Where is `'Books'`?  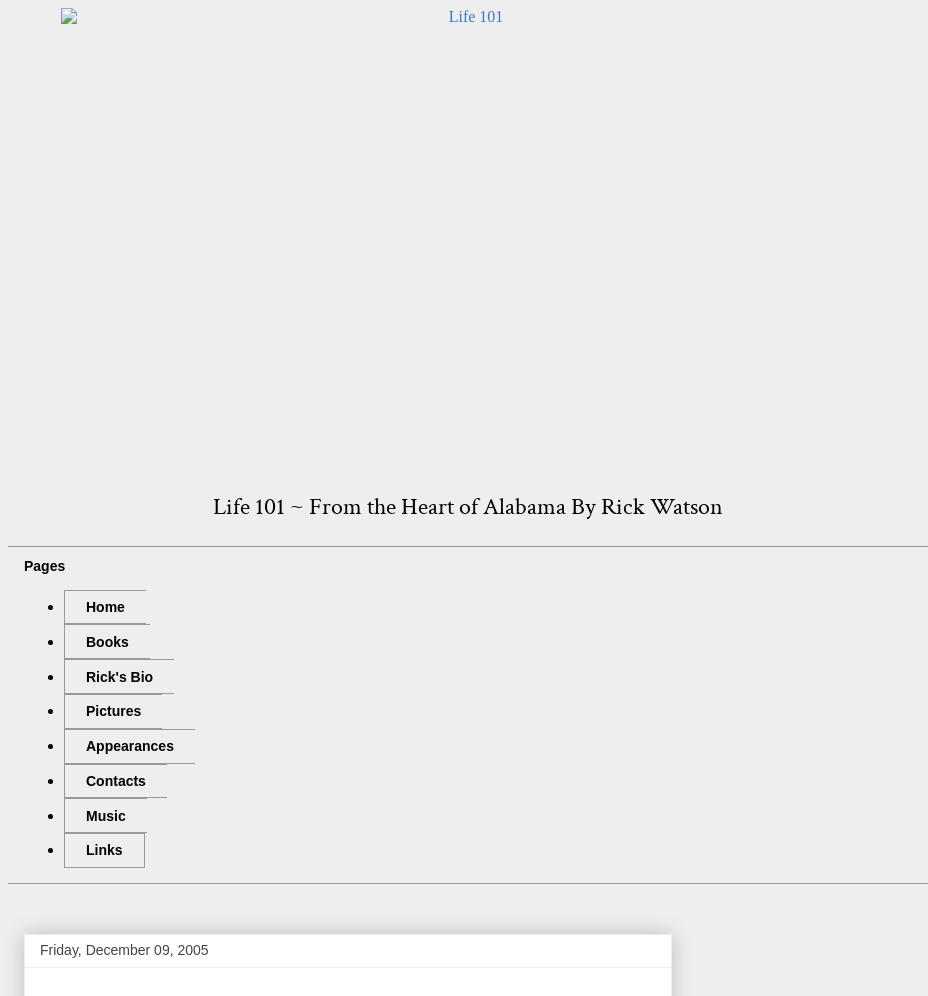 'Books' is located at coordinates (85, 640).